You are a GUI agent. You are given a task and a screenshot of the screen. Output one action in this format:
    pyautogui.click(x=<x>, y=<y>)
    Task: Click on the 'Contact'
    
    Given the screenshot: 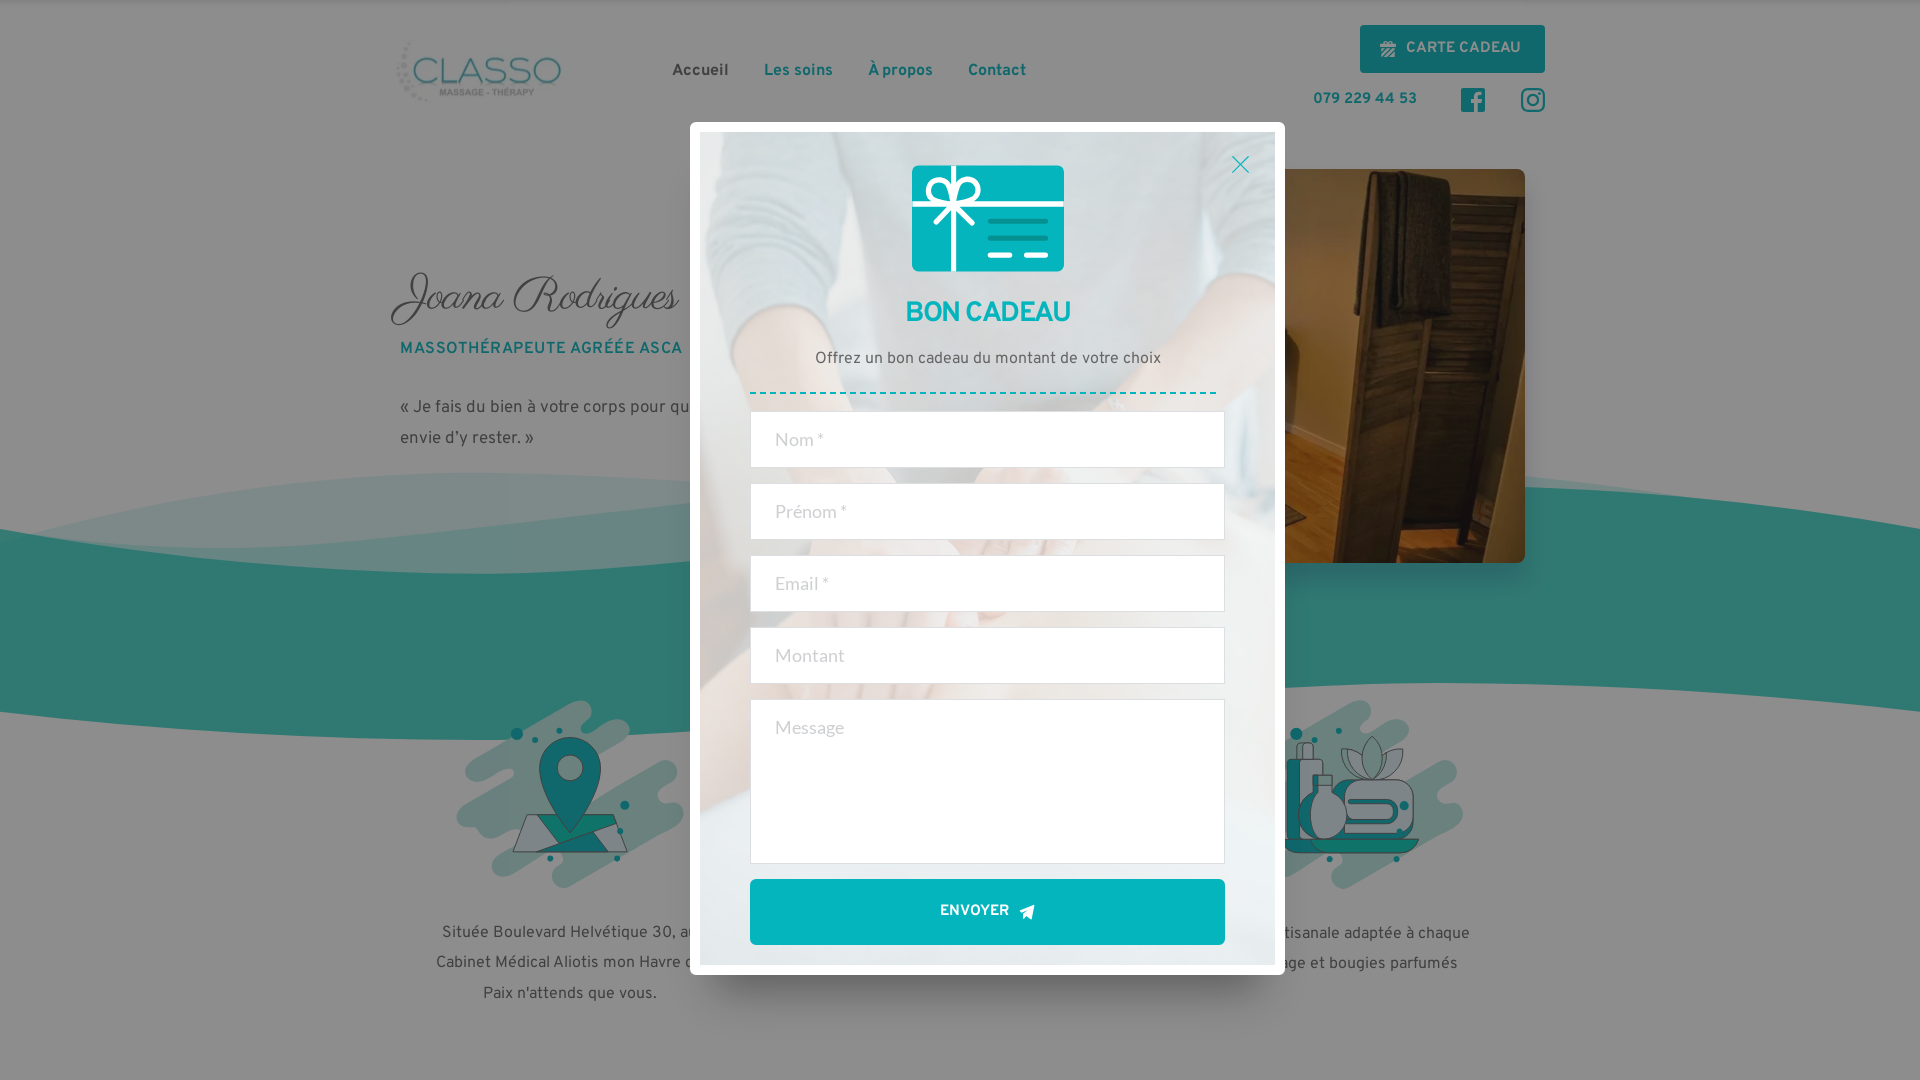 What is the action you would take?
    pyautogui.click(x=997, y=69)
    